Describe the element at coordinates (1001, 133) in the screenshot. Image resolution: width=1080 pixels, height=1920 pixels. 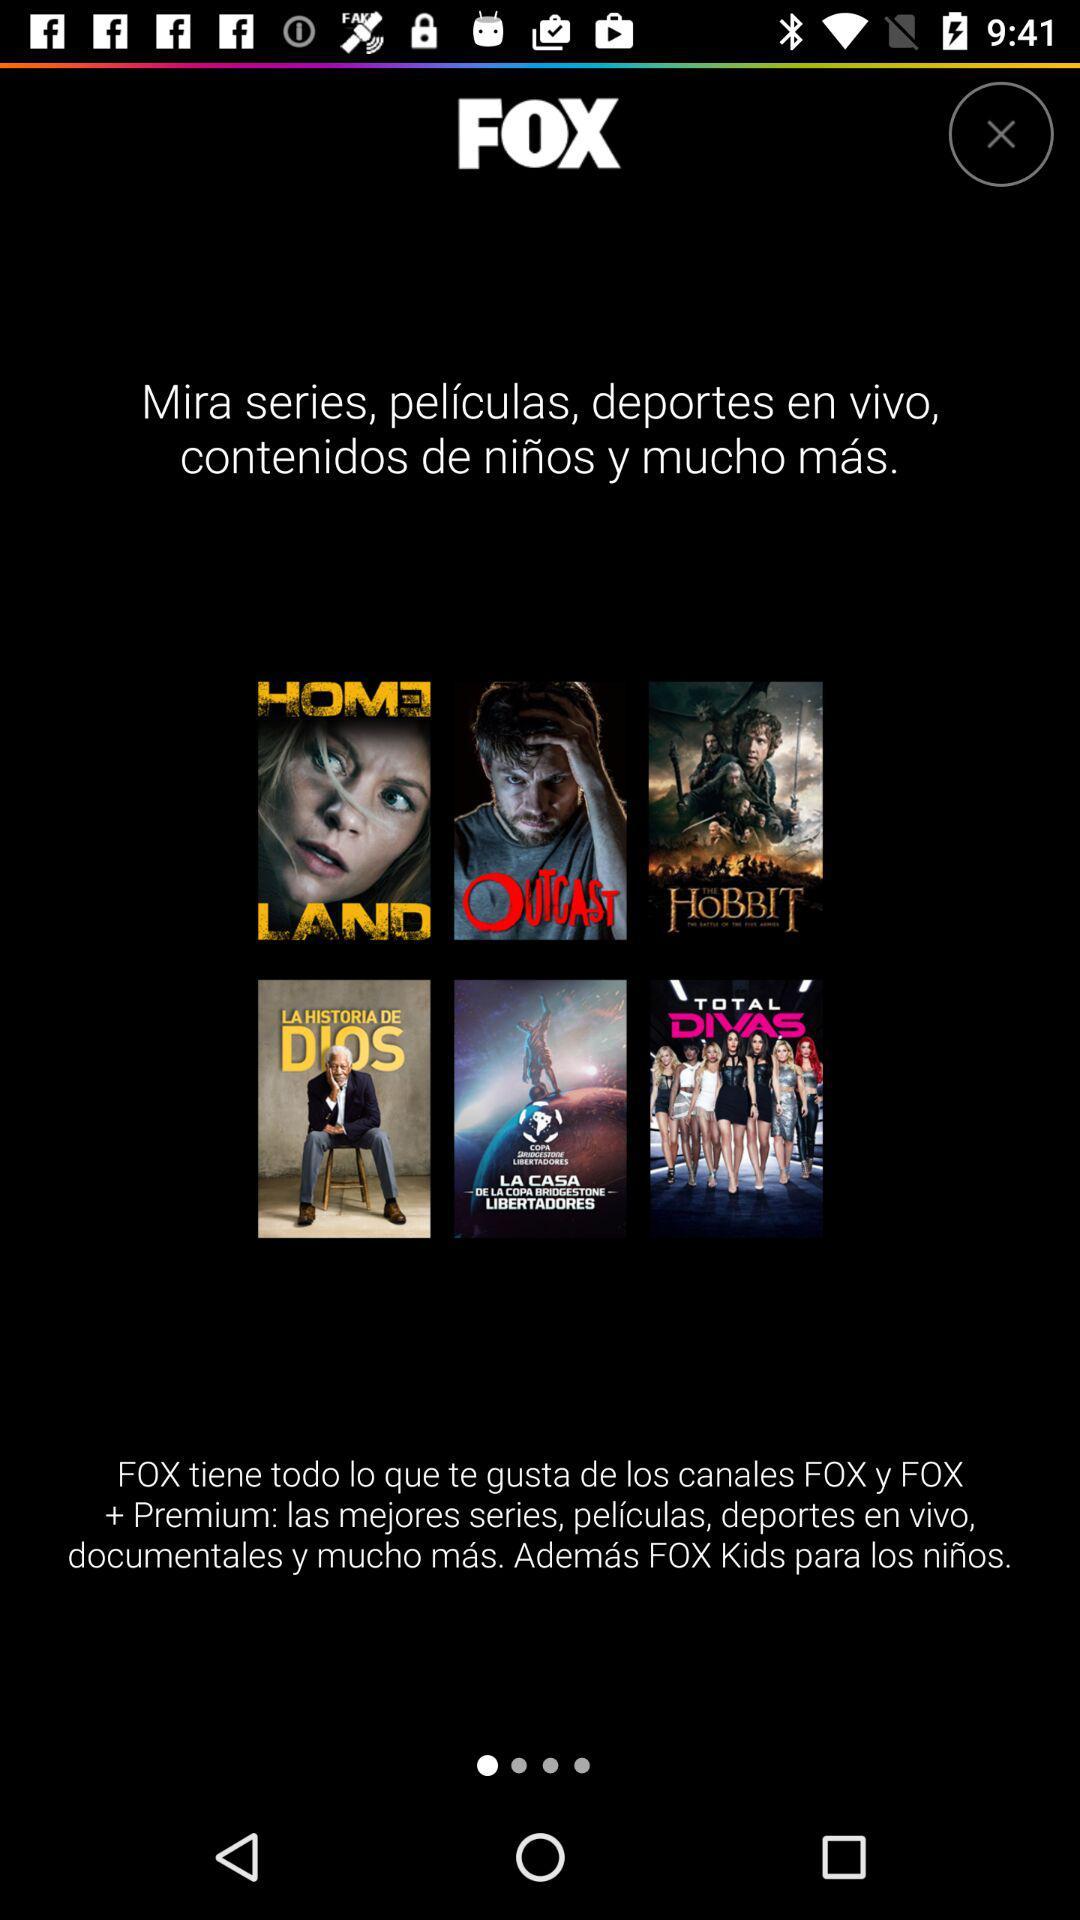
I see `the item at the top right corner` at that location.